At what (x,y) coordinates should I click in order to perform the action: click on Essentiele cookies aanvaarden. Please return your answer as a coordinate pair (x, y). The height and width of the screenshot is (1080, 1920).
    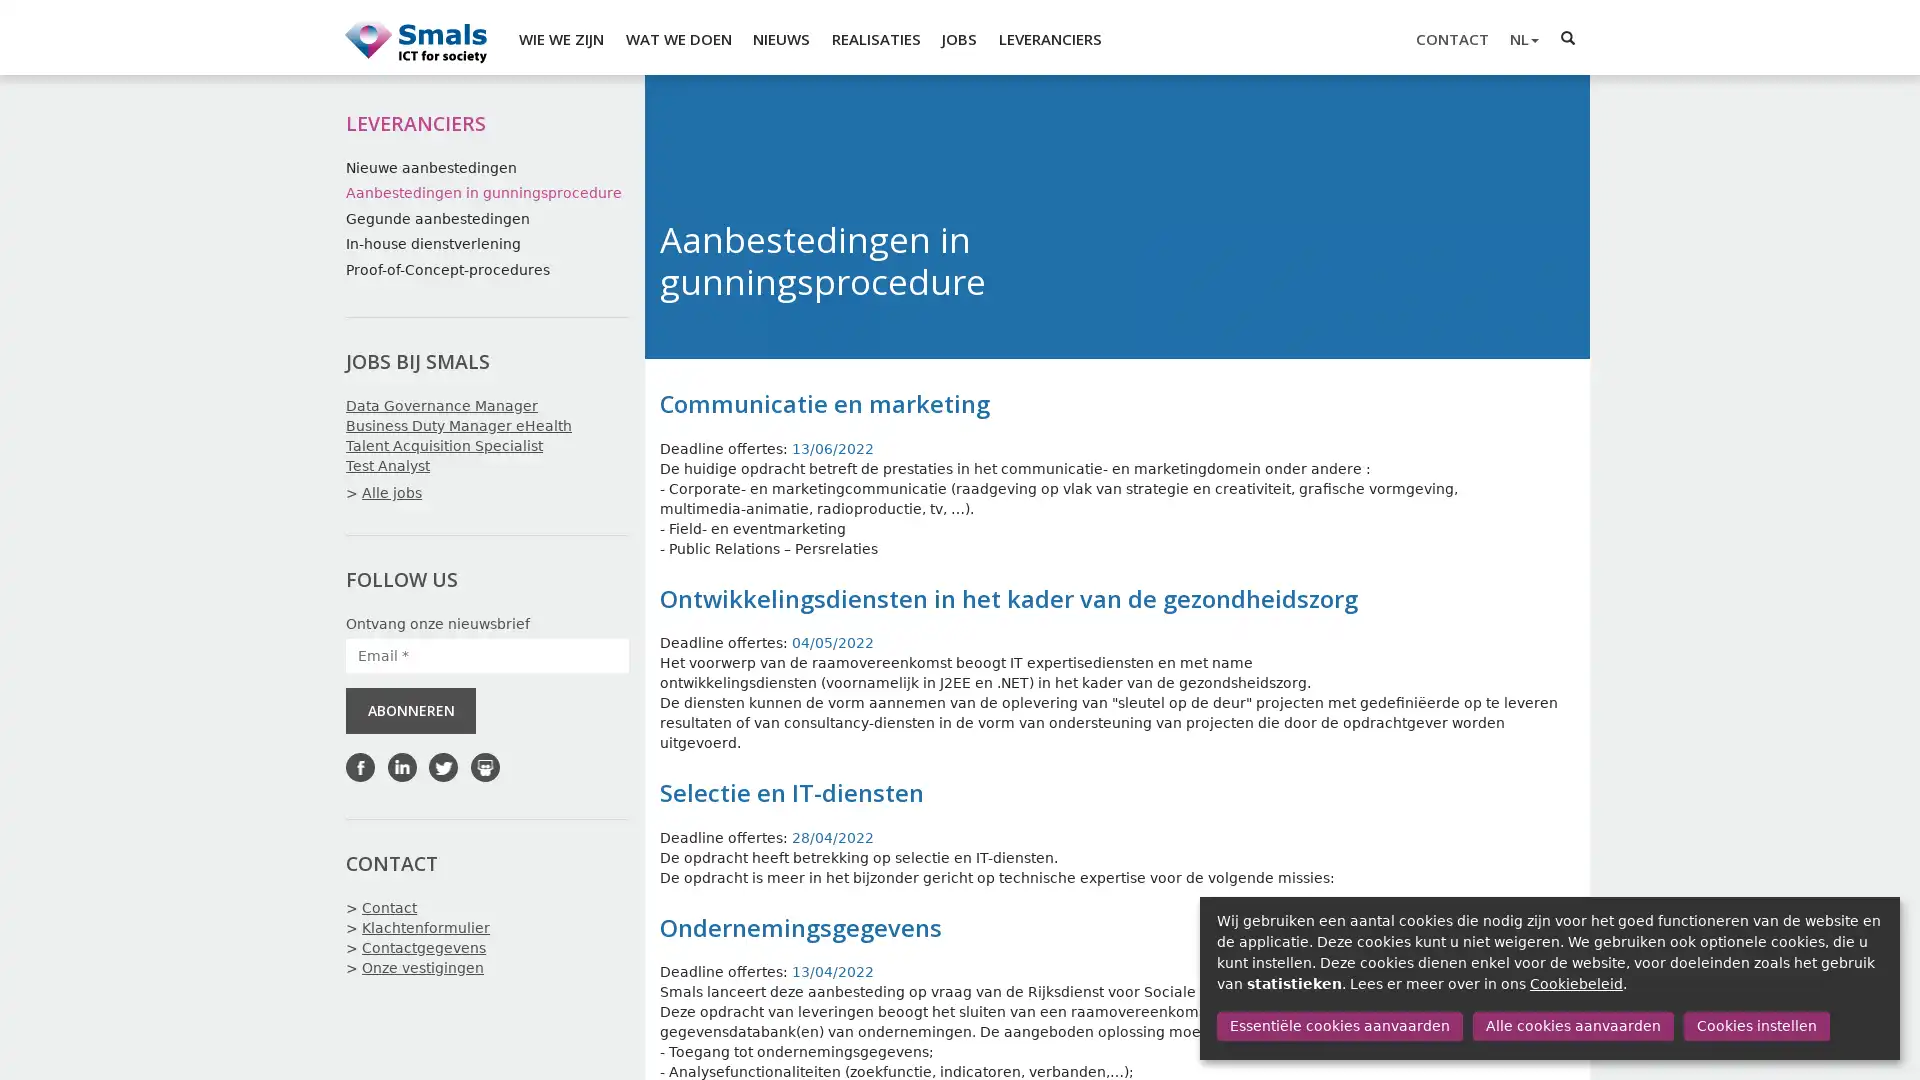
    Looking at the image, I should click on (1339, 1026).